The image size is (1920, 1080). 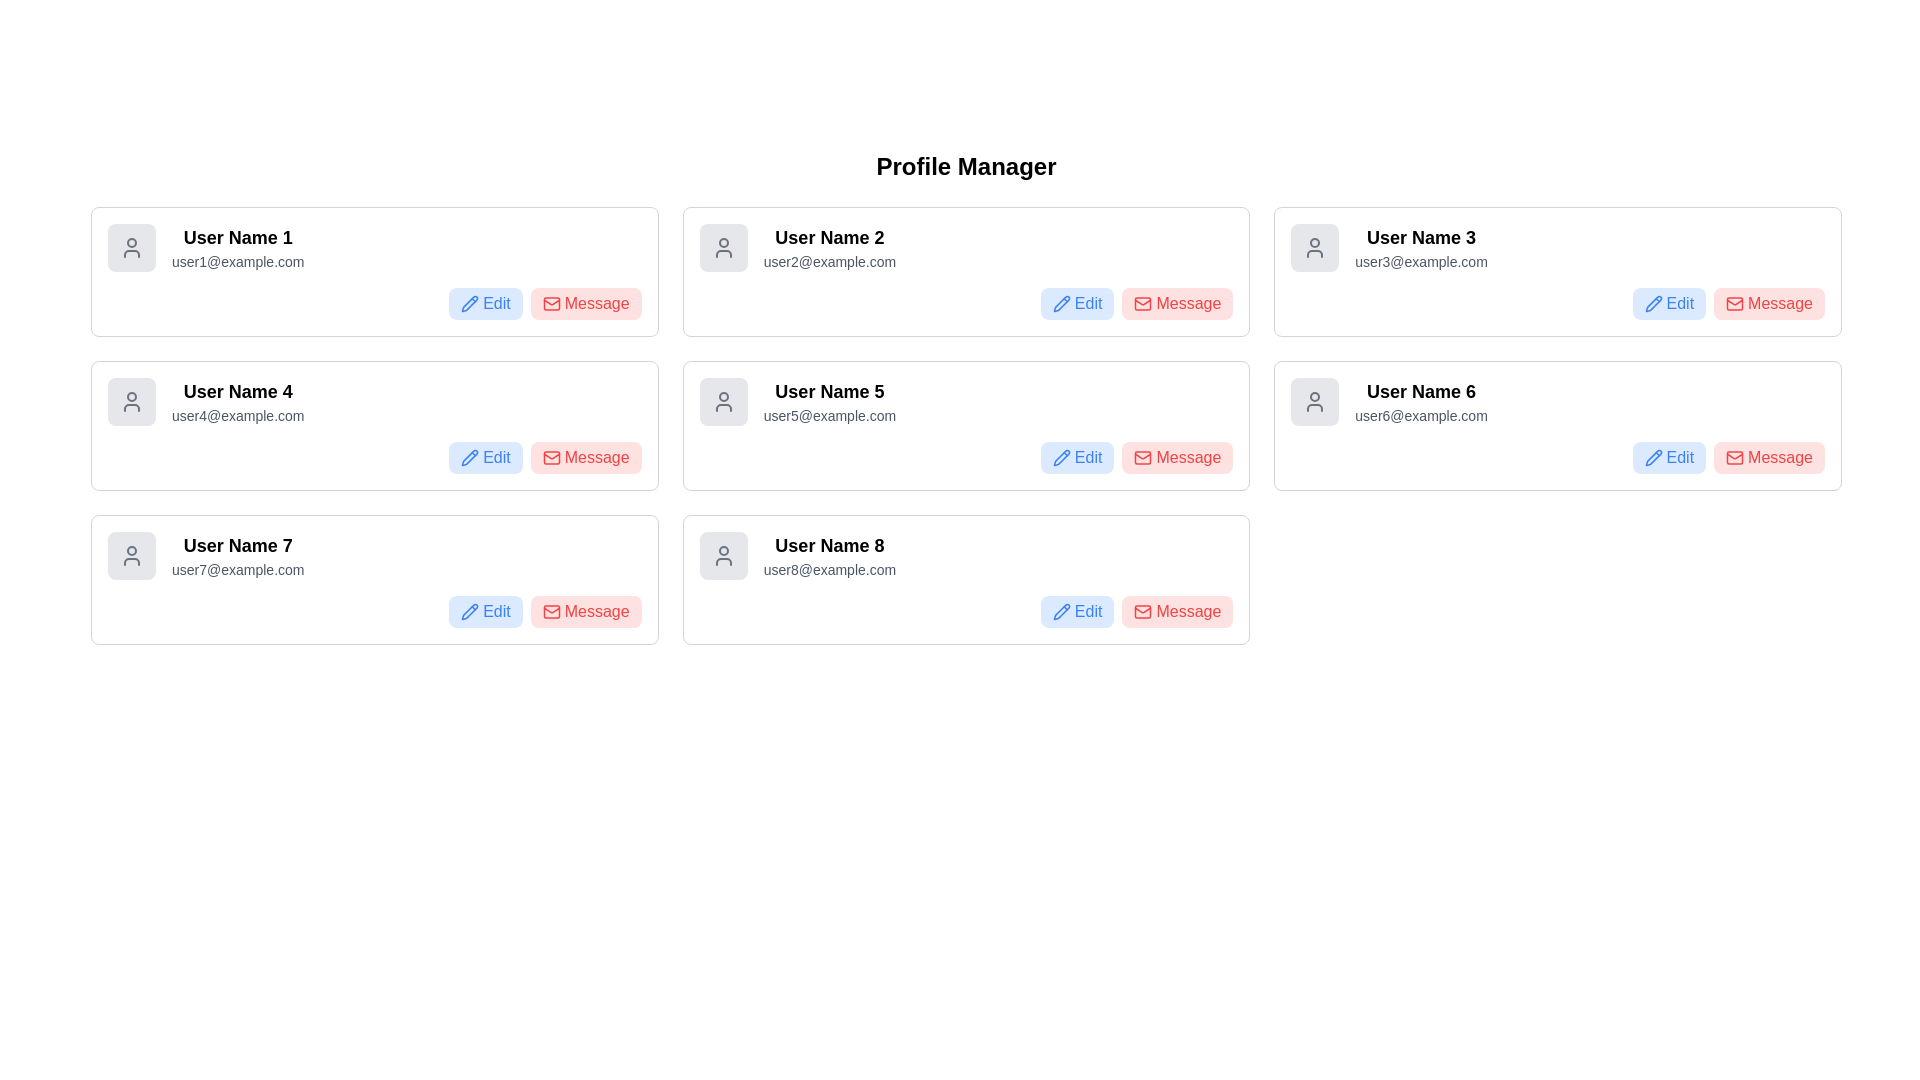 I want to click on the red-colored 'Message' button prominently displayed in bold font located in the user profile row for 'User Name 7' to initiate a message, so click(x=596, y=611).